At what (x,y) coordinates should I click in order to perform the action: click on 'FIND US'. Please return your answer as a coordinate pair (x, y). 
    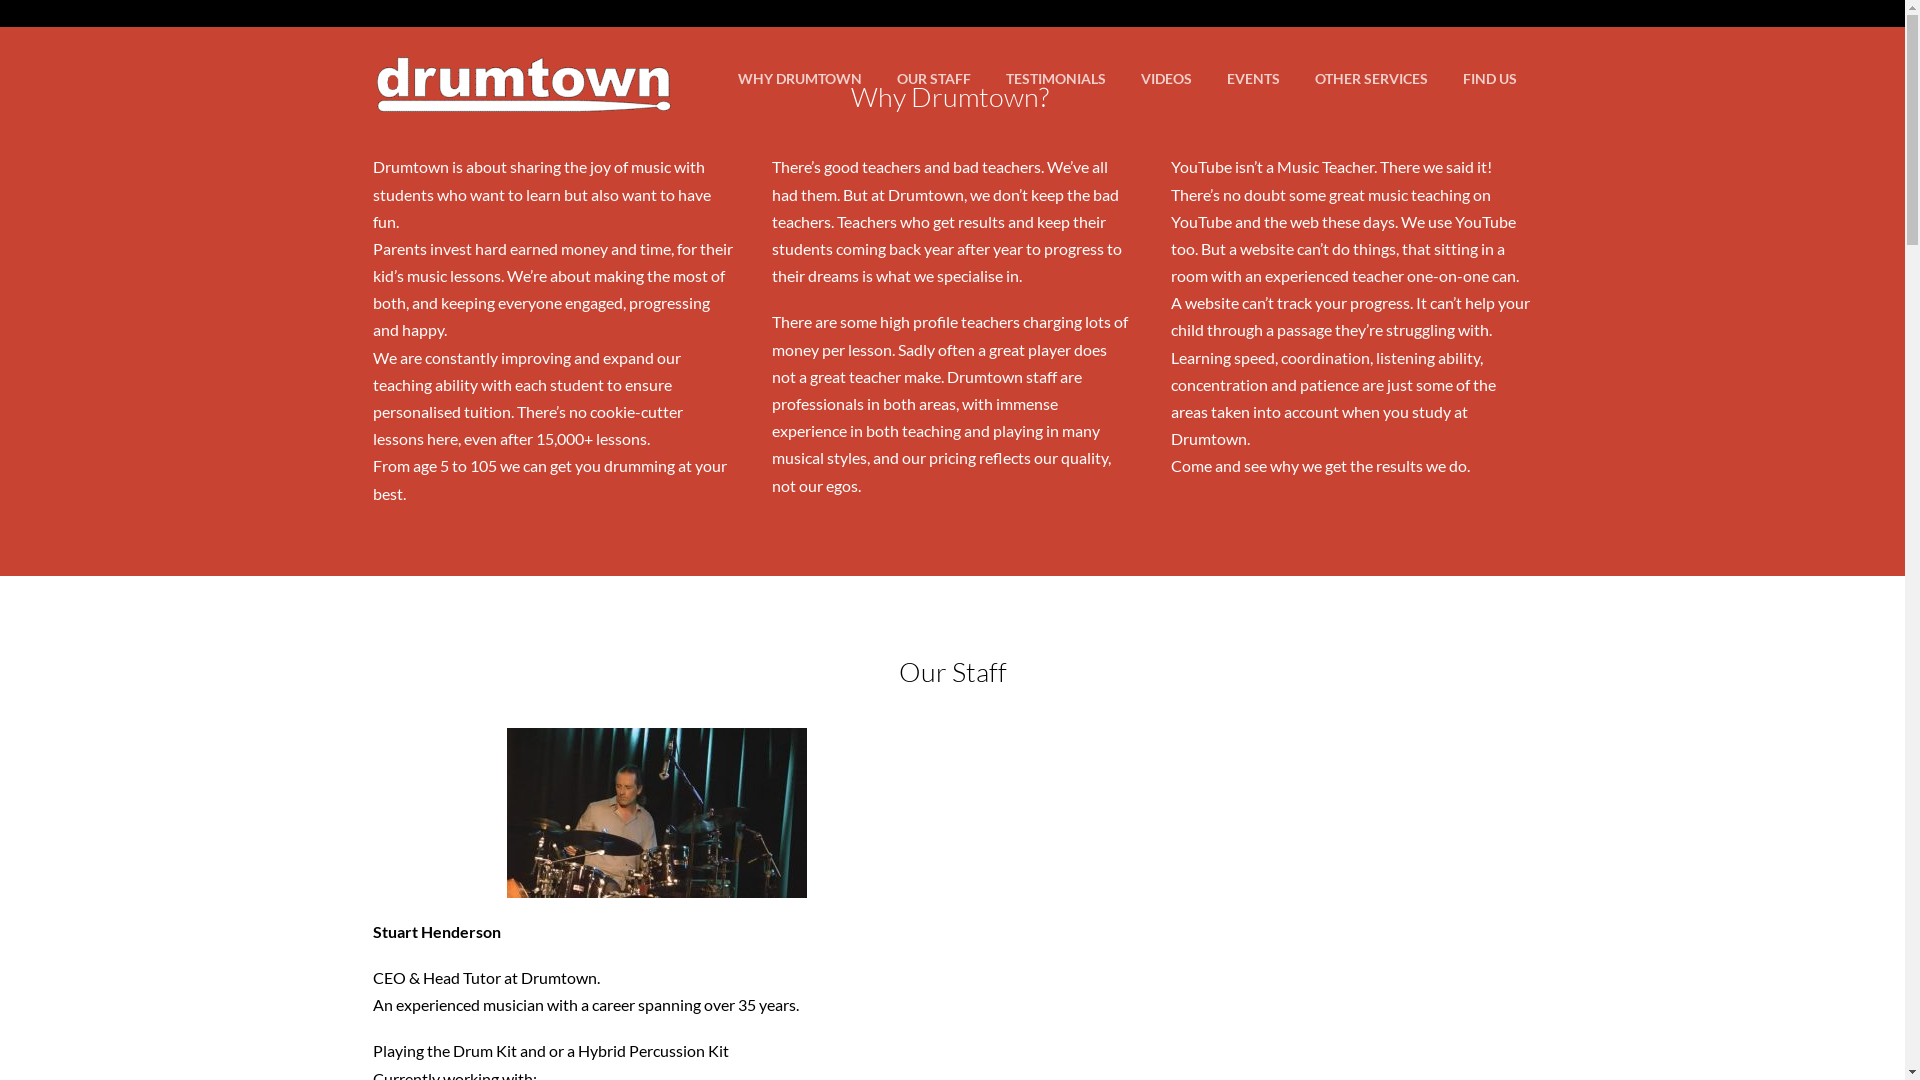
    Looking at the image, I should click on (1488, 78).